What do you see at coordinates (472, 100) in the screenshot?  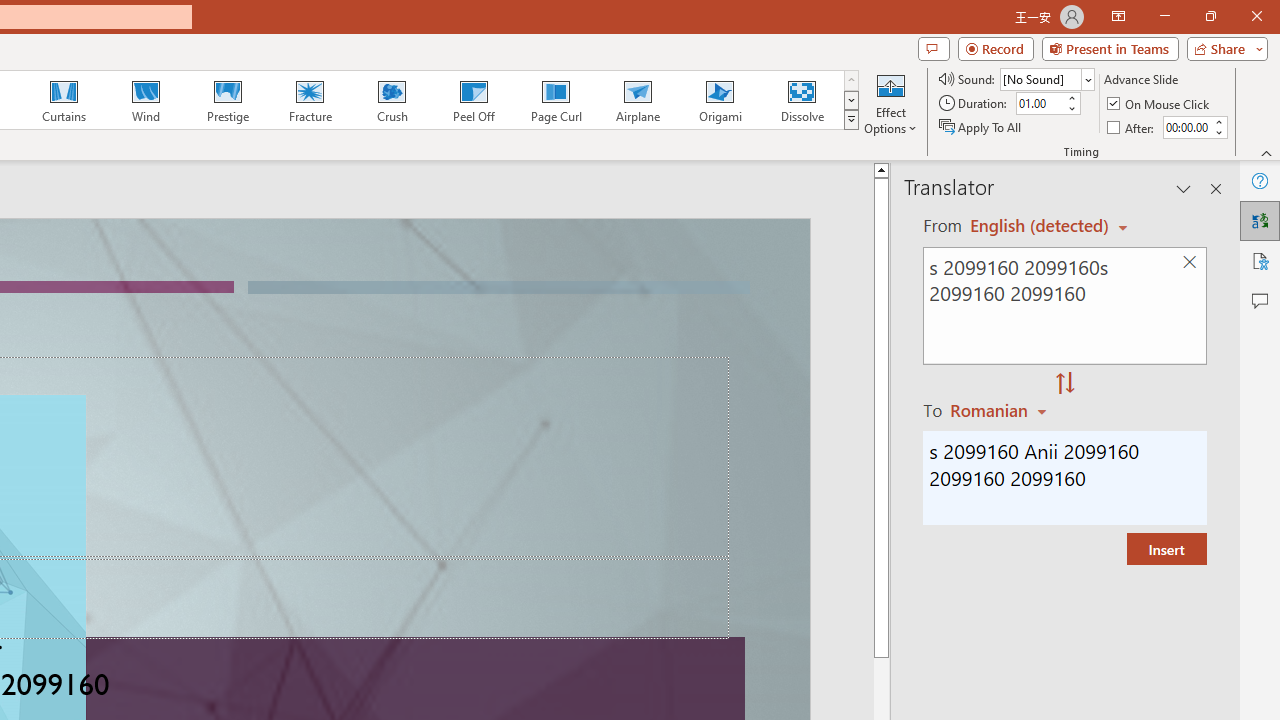 I see `'Peel Off'` at bounding box center [472, 100].